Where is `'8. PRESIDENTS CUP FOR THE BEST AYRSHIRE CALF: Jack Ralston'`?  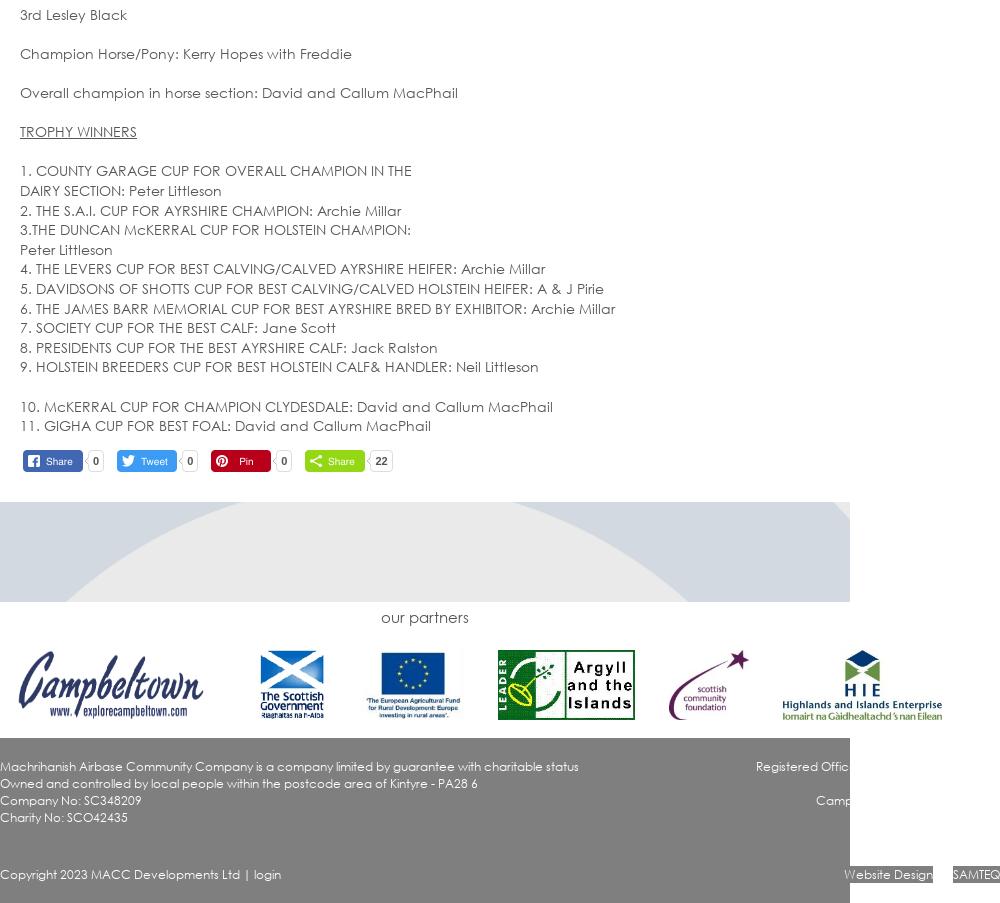 '8. PRESIDENTS CUP FOR THE BEST AYRSHIRE CALF: Jack Ralston' is located at coordinates (20, 346).